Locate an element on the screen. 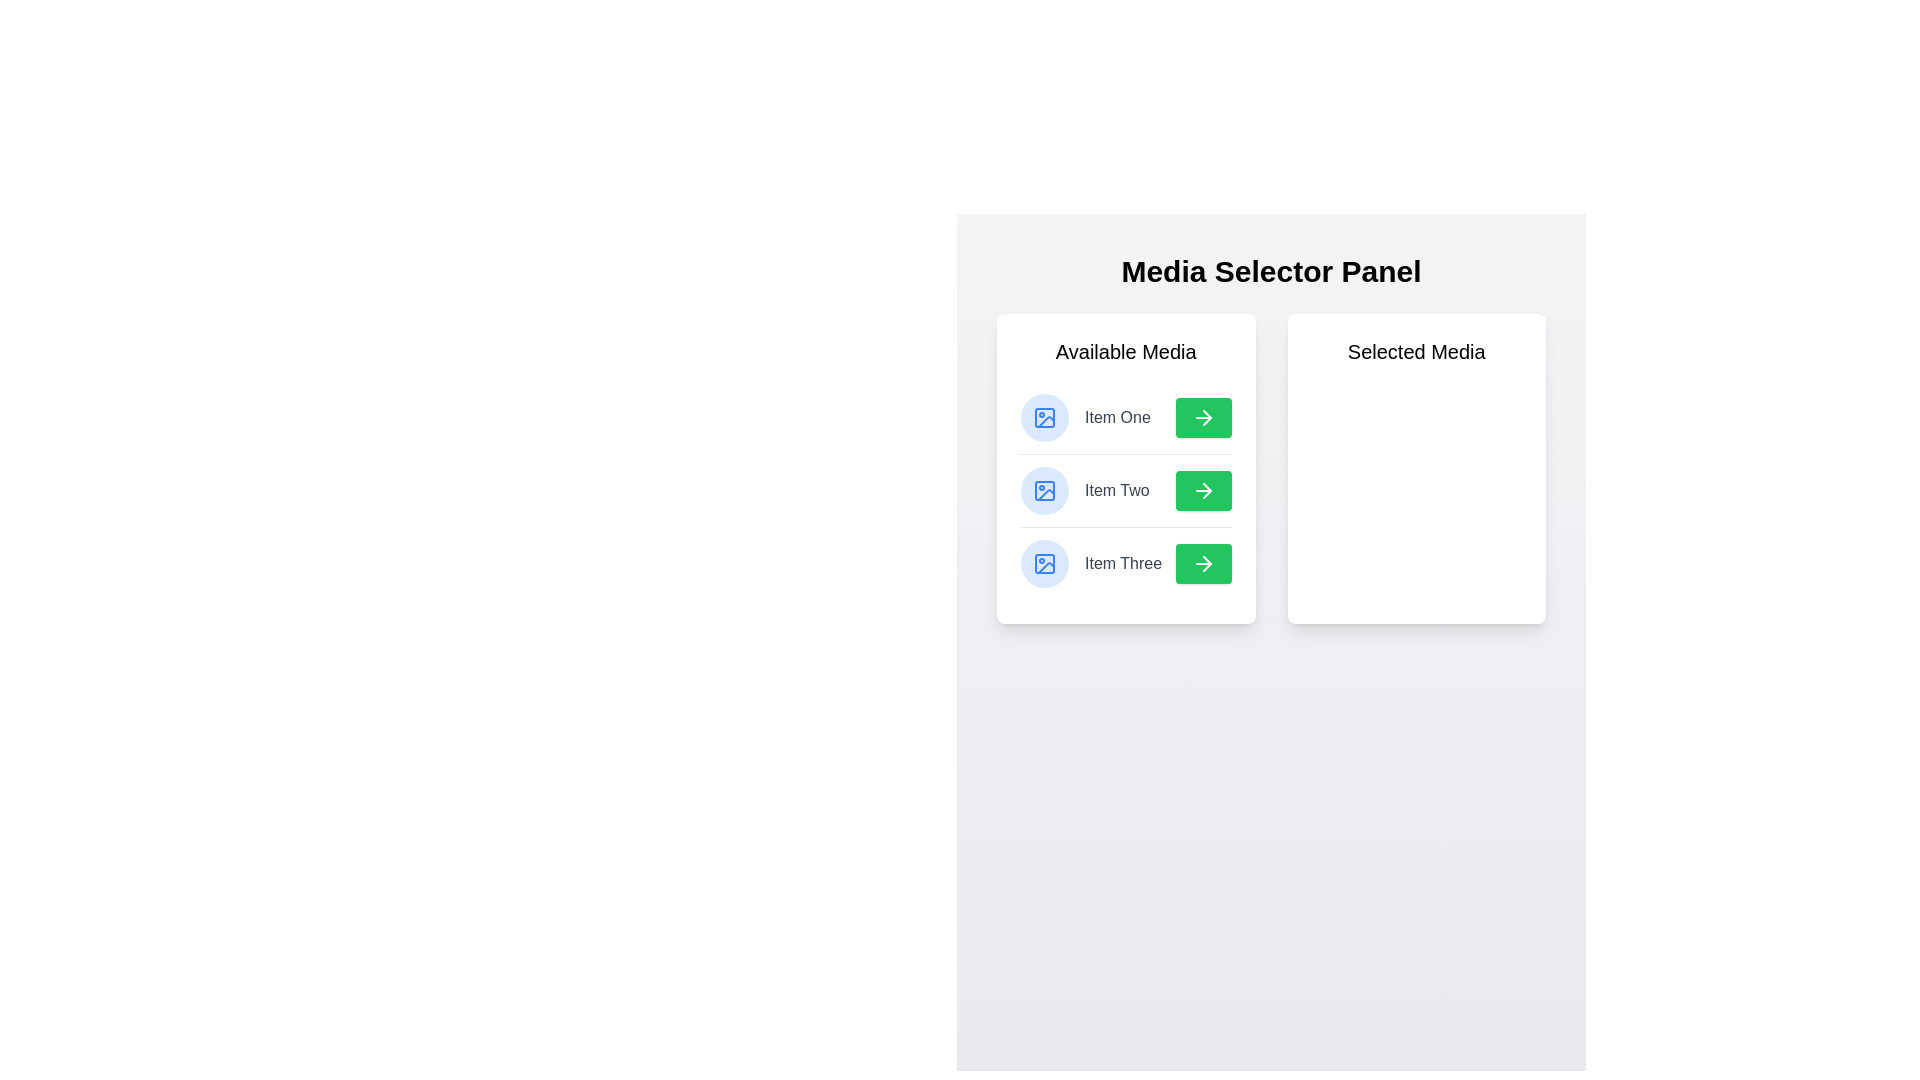 This screenshot has width=1920, height=1080. the text label 'Item Three' in the third row of the 'Available Media' section in the 'Media Selector Panel' is located at coordinates (1126, 563).